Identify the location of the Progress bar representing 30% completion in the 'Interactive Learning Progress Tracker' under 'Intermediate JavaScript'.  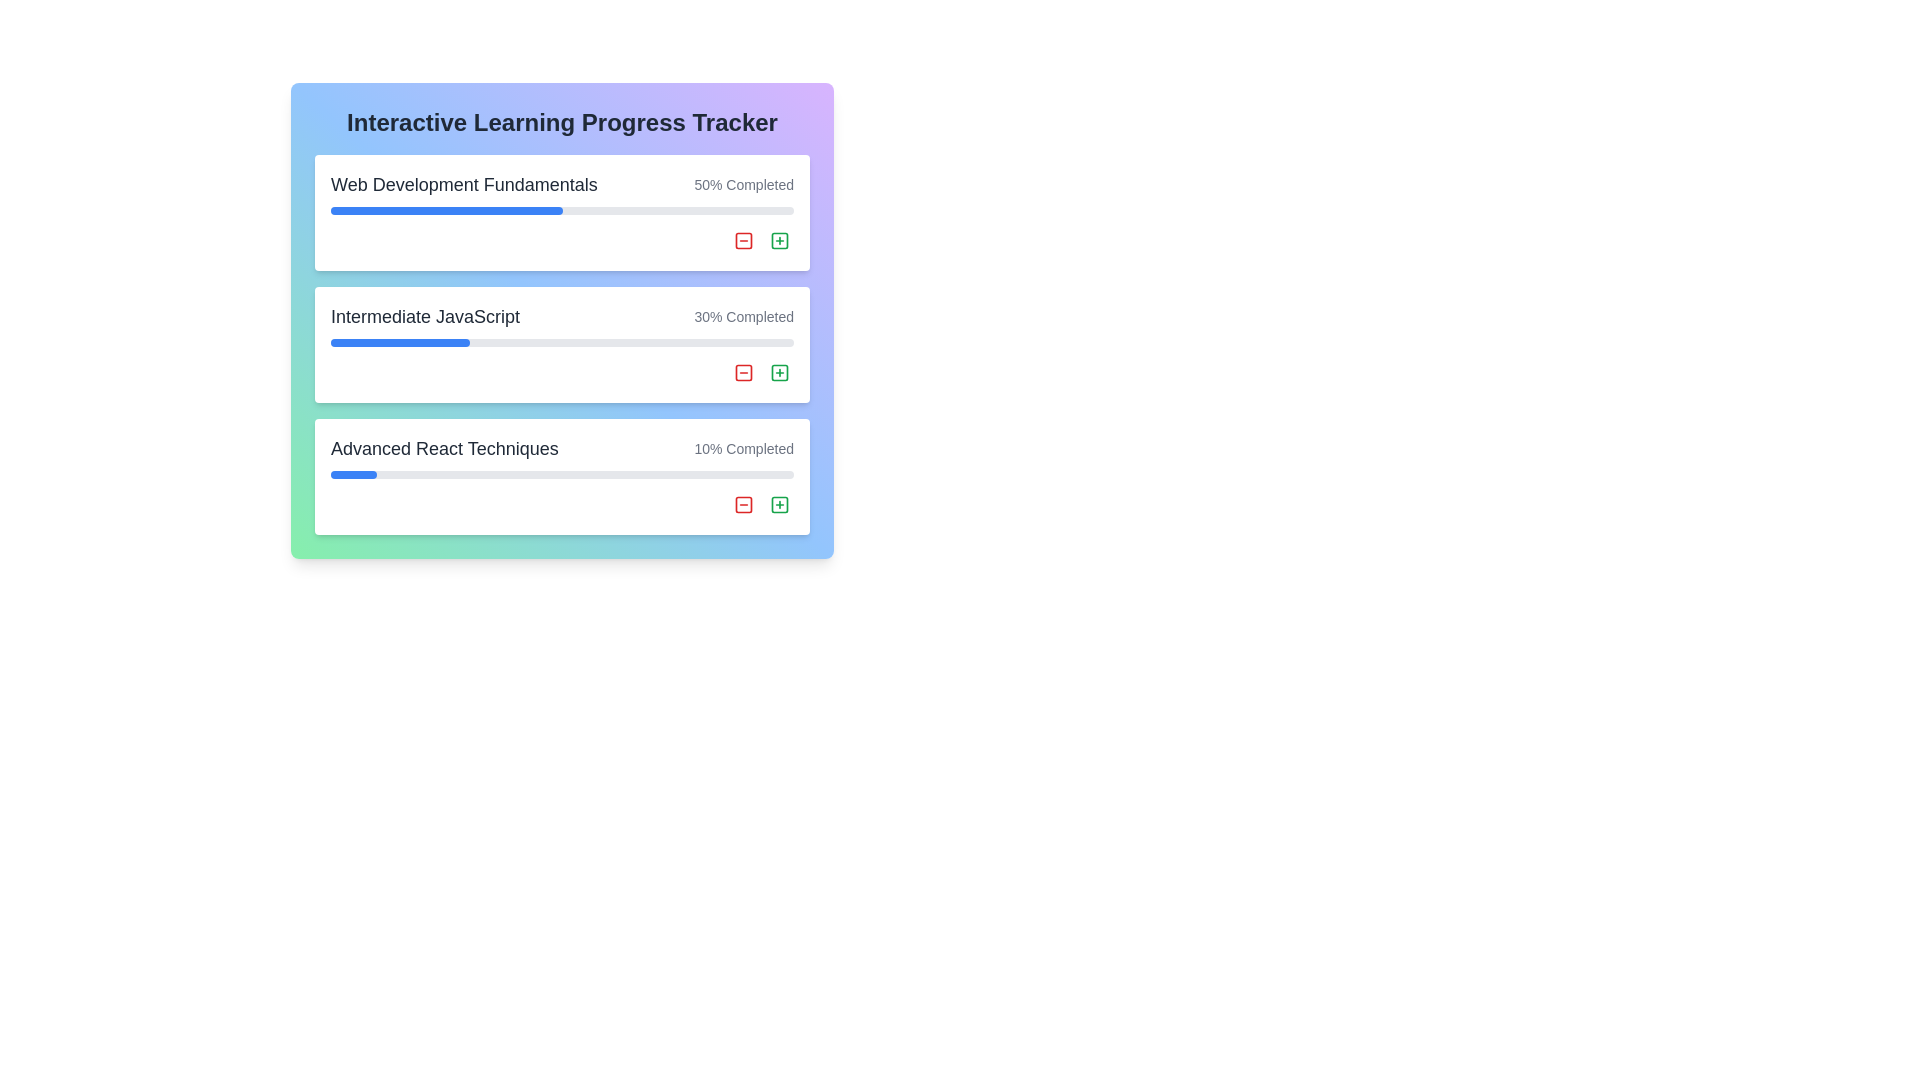
(561, 342).